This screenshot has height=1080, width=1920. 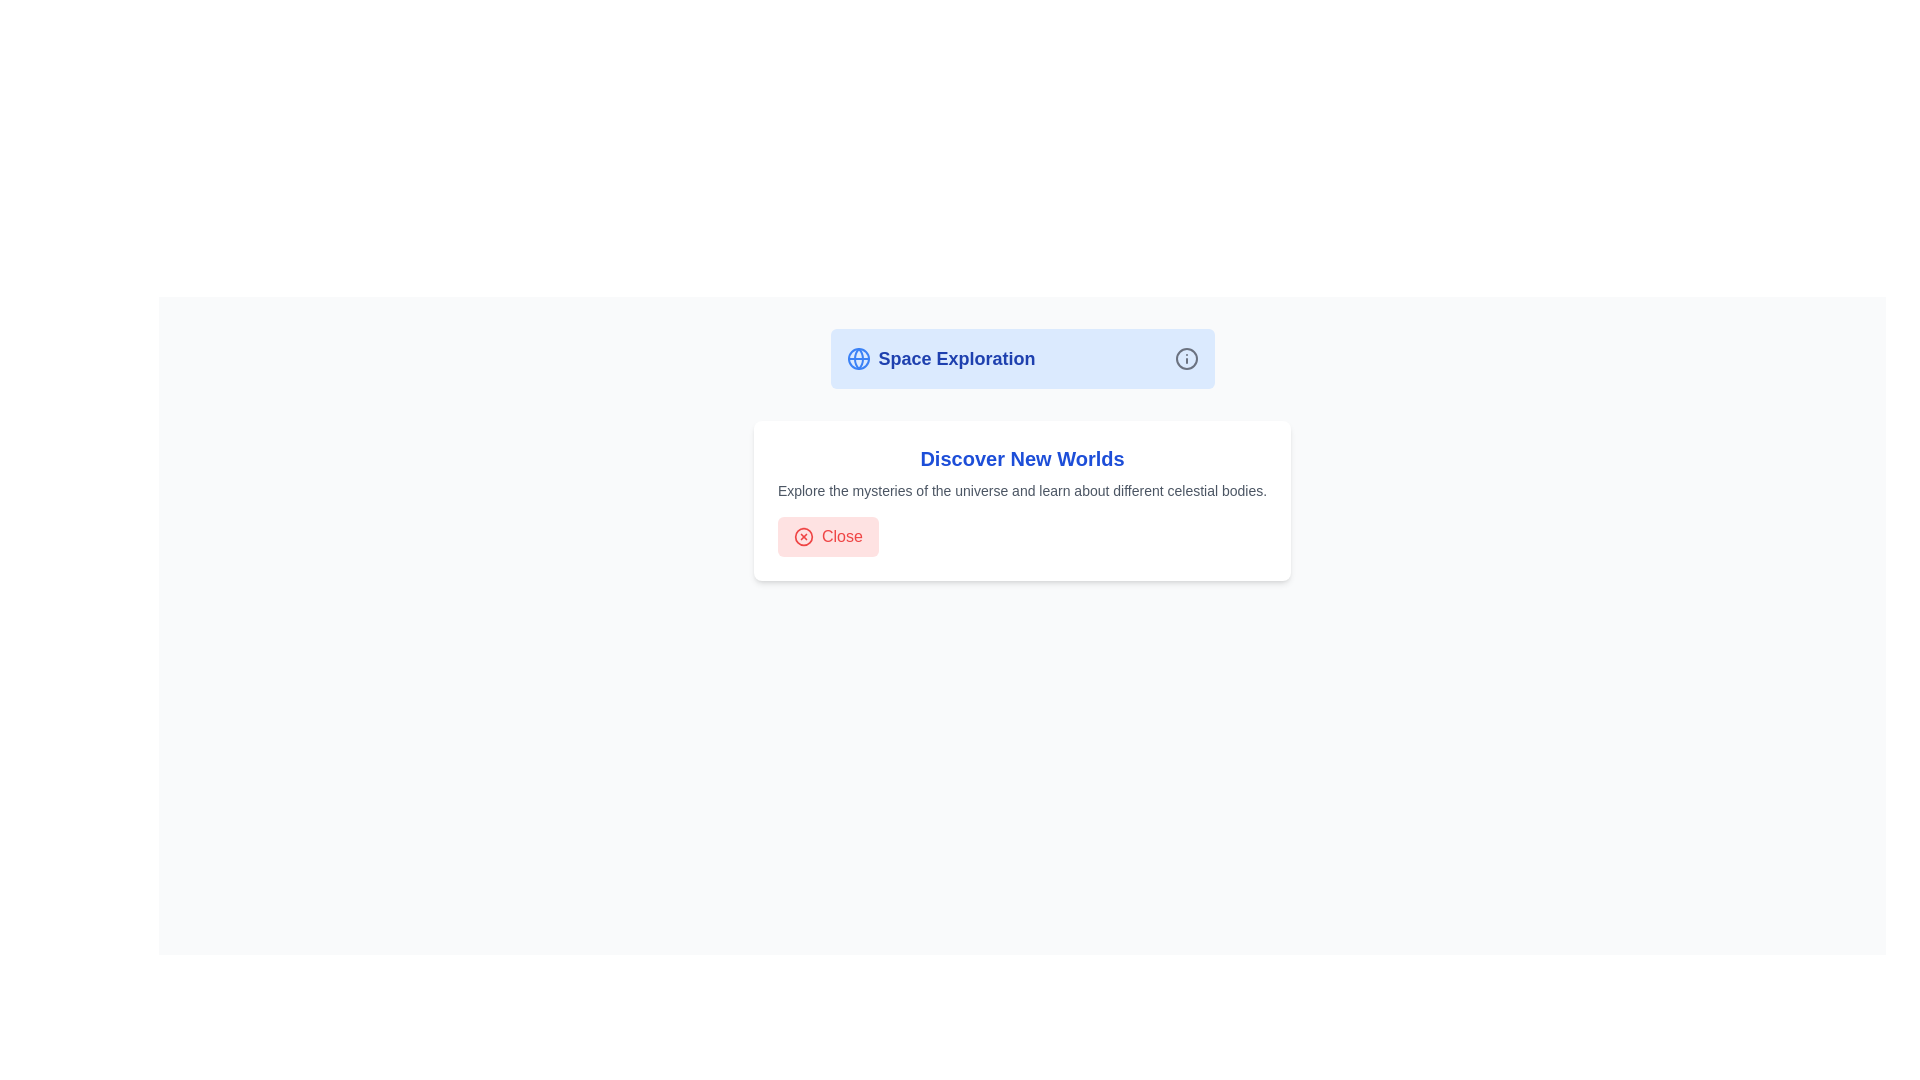 I want to click on the close icon located inside the button on the left side of the row labeled 'Close', so click(x=803, y=535).